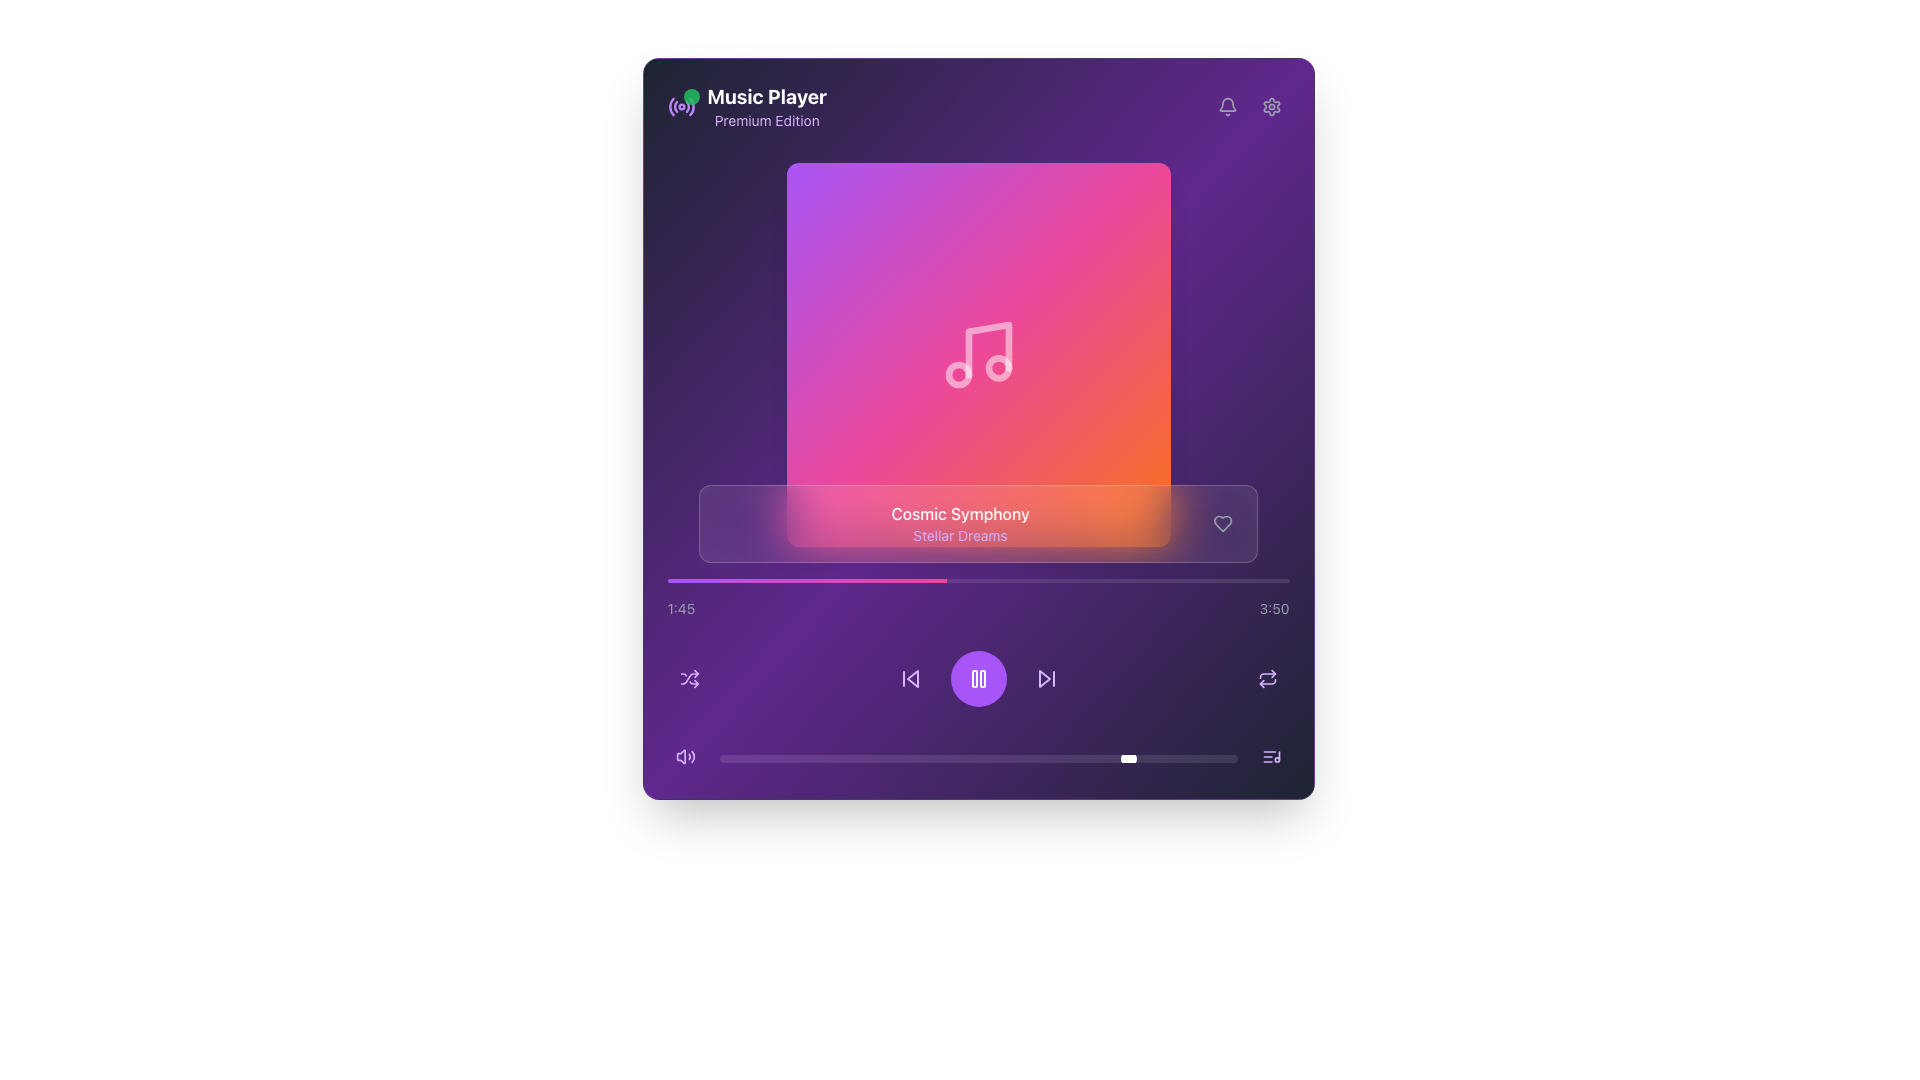 The image size is (1920, 1080). I want to click on the slider, so click(1231, 759).